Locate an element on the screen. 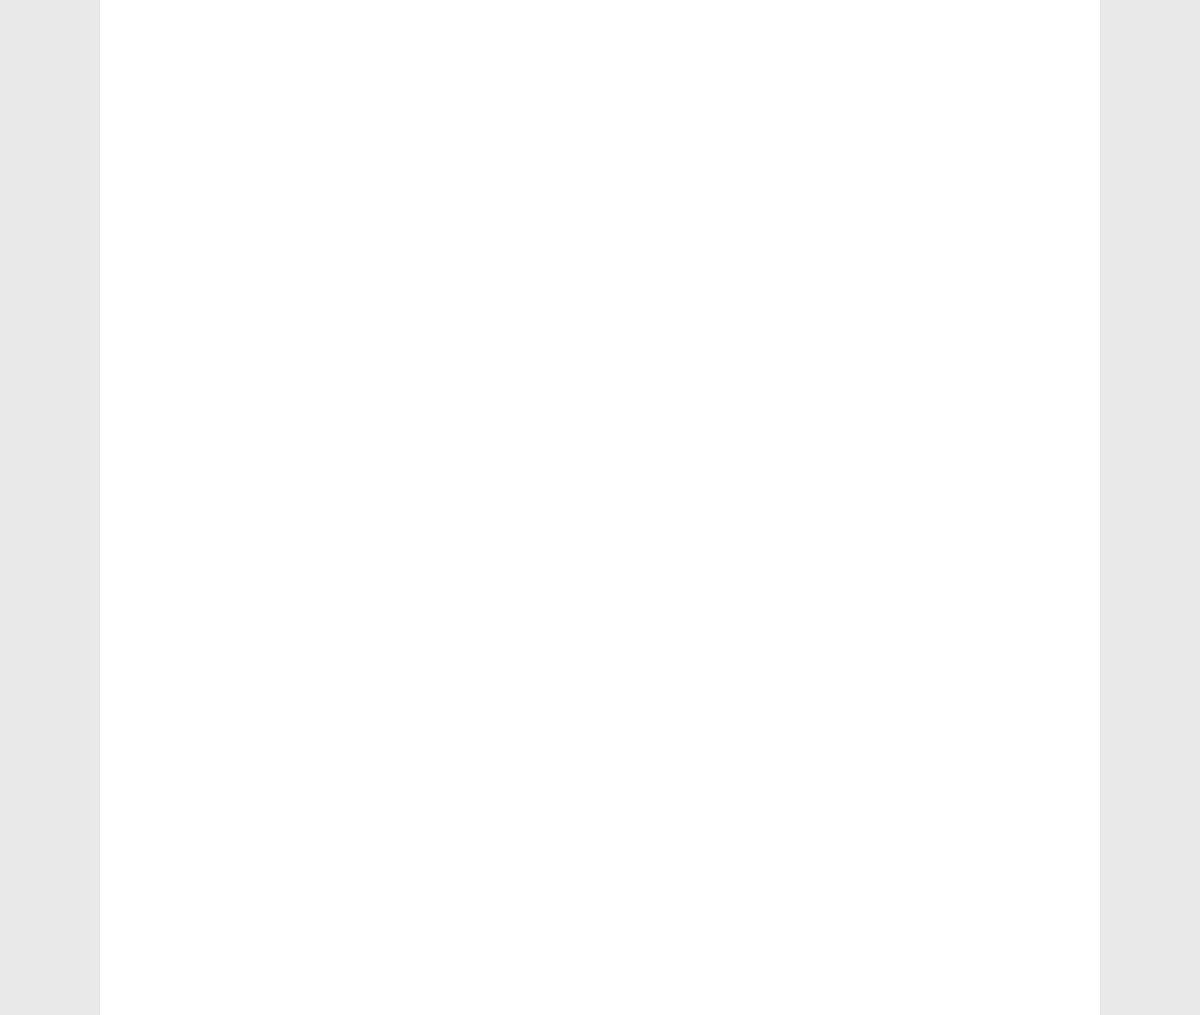 The image size is (1200, 1015). 'TallyPrime' is located at coordinates (866, 404).